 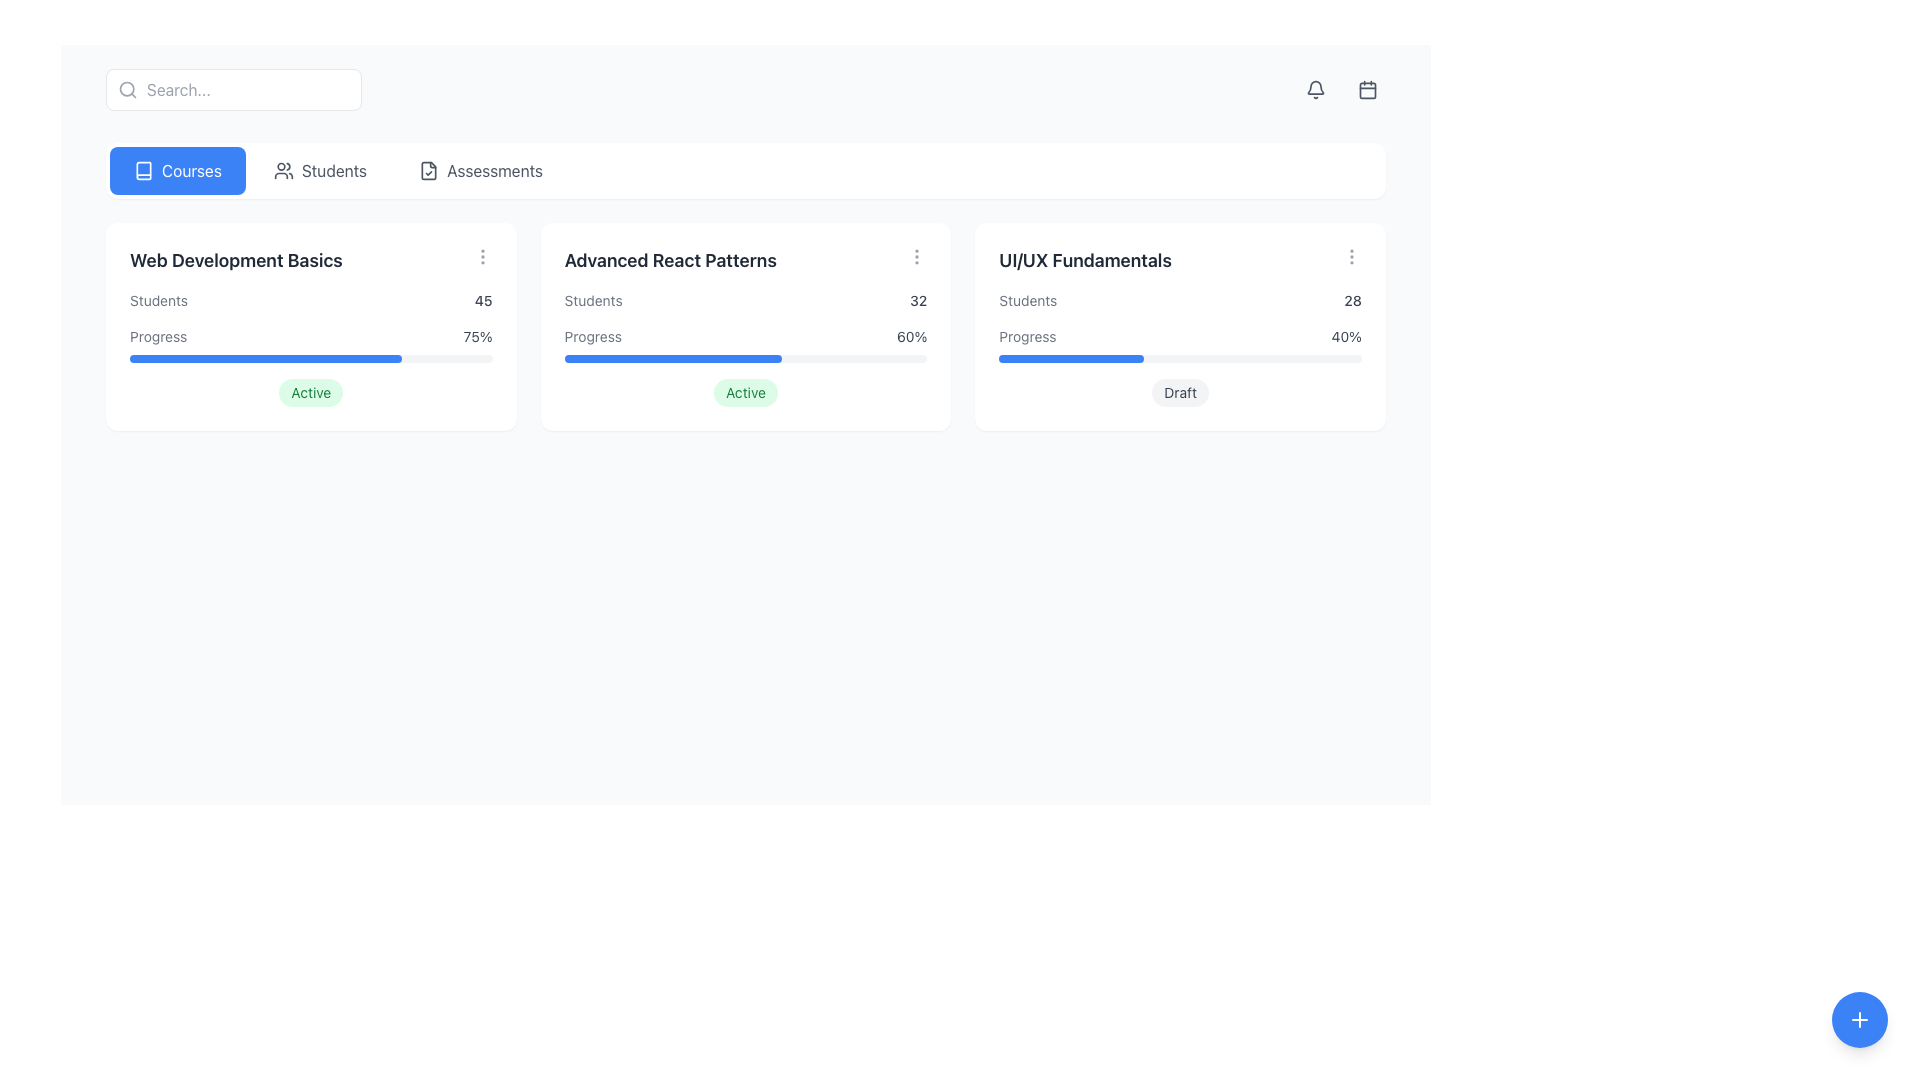 I want to click on the open book icon associated with the 'Courses' button, which is positioned at the top-left section of the interface, so click(x=143, y=169).